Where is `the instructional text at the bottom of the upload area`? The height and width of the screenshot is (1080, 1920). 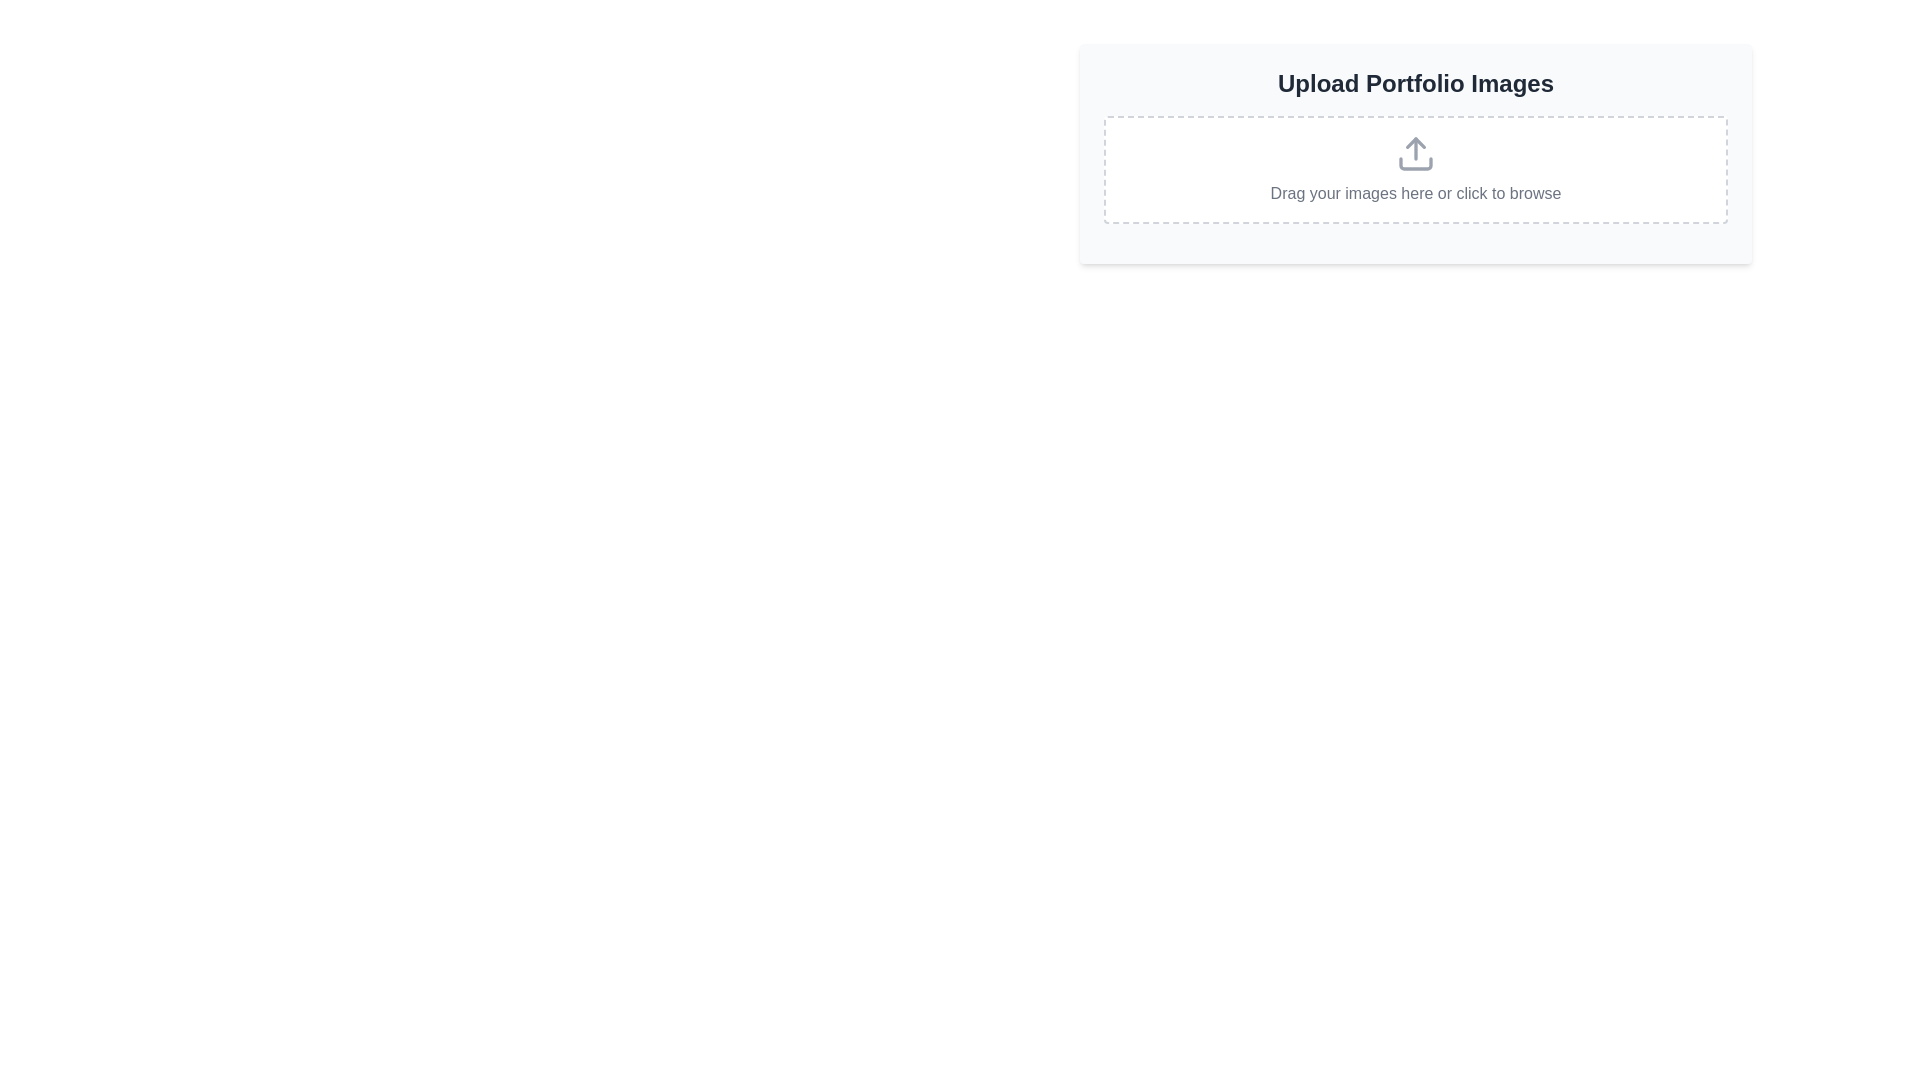 the instructional text at the bottom of the upload area is located at coordinates (1415, 193).